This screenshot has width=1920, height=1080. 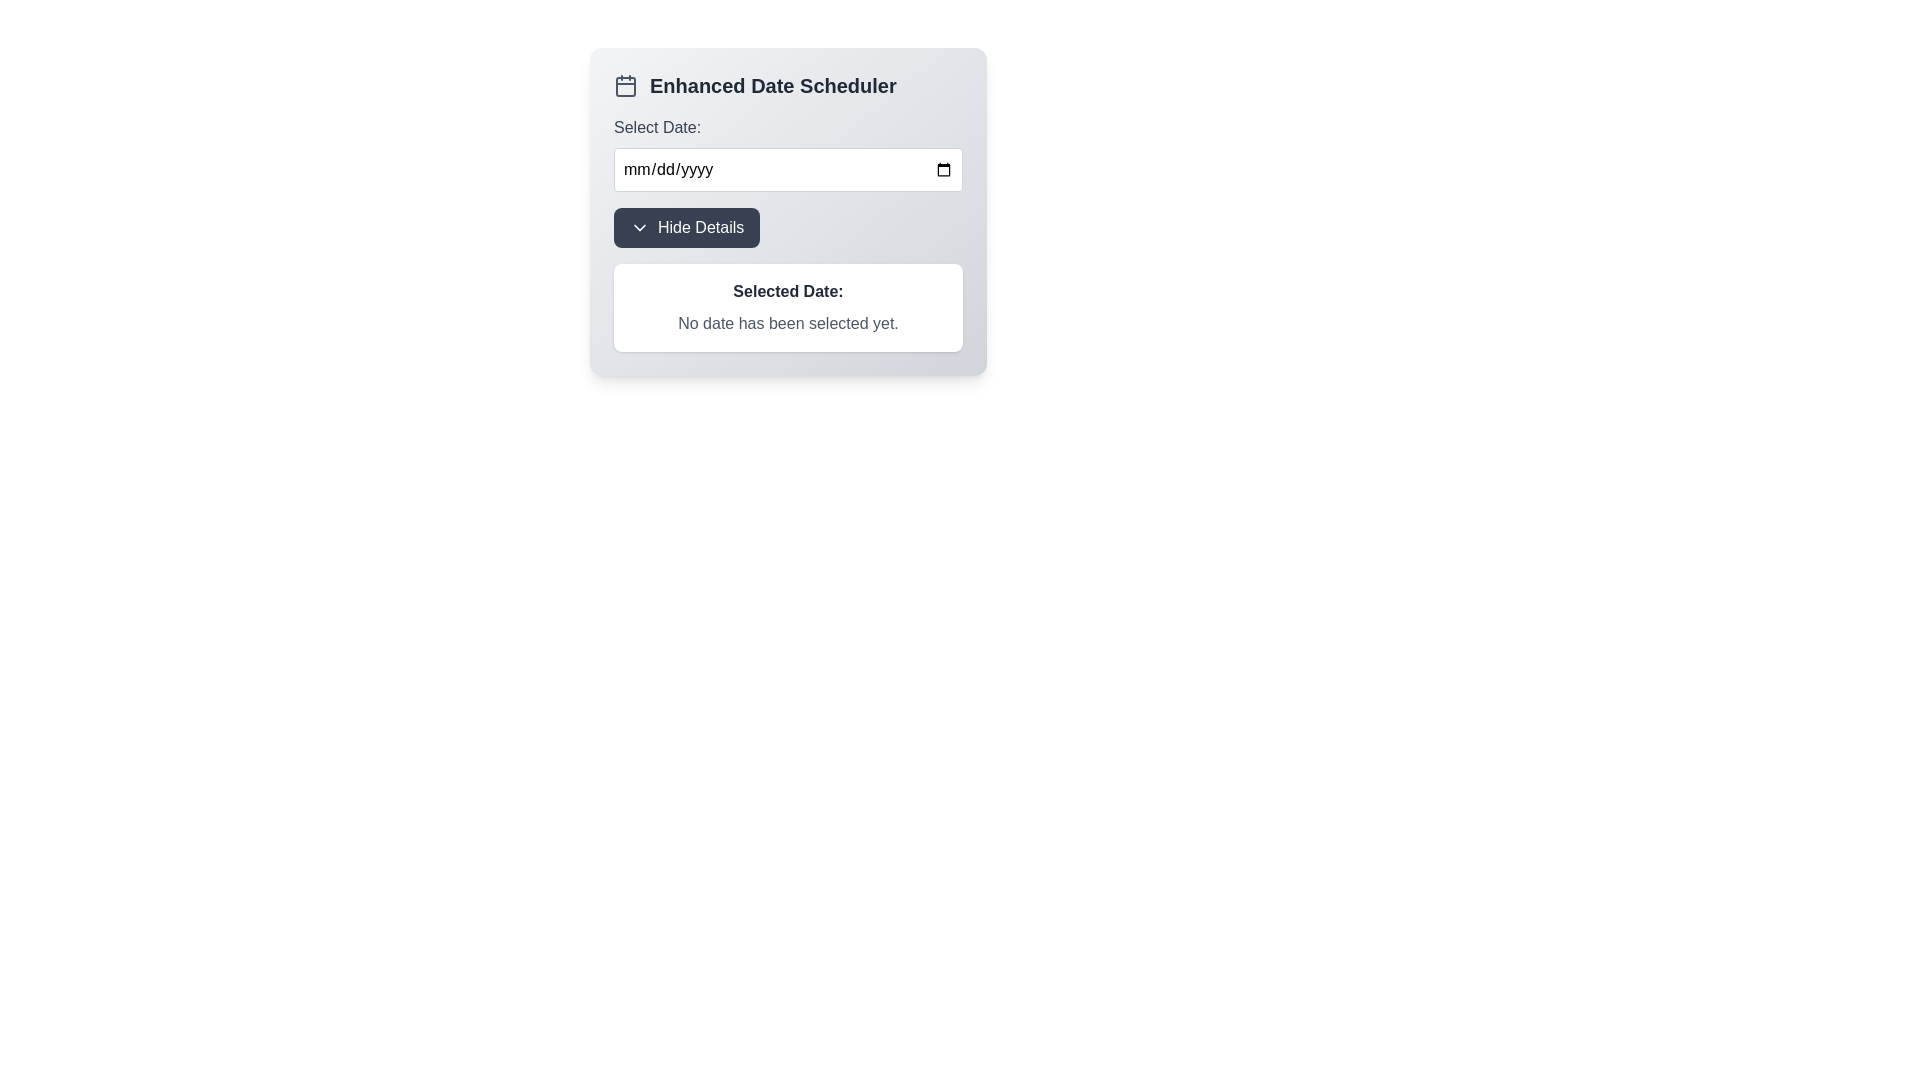 What do you see at coordinates (657, 127) in the screenshot?
I see `the text label displaying 'Select Date:' which is aligned left and positioned above the date input field` at bounding box center [657, 127].